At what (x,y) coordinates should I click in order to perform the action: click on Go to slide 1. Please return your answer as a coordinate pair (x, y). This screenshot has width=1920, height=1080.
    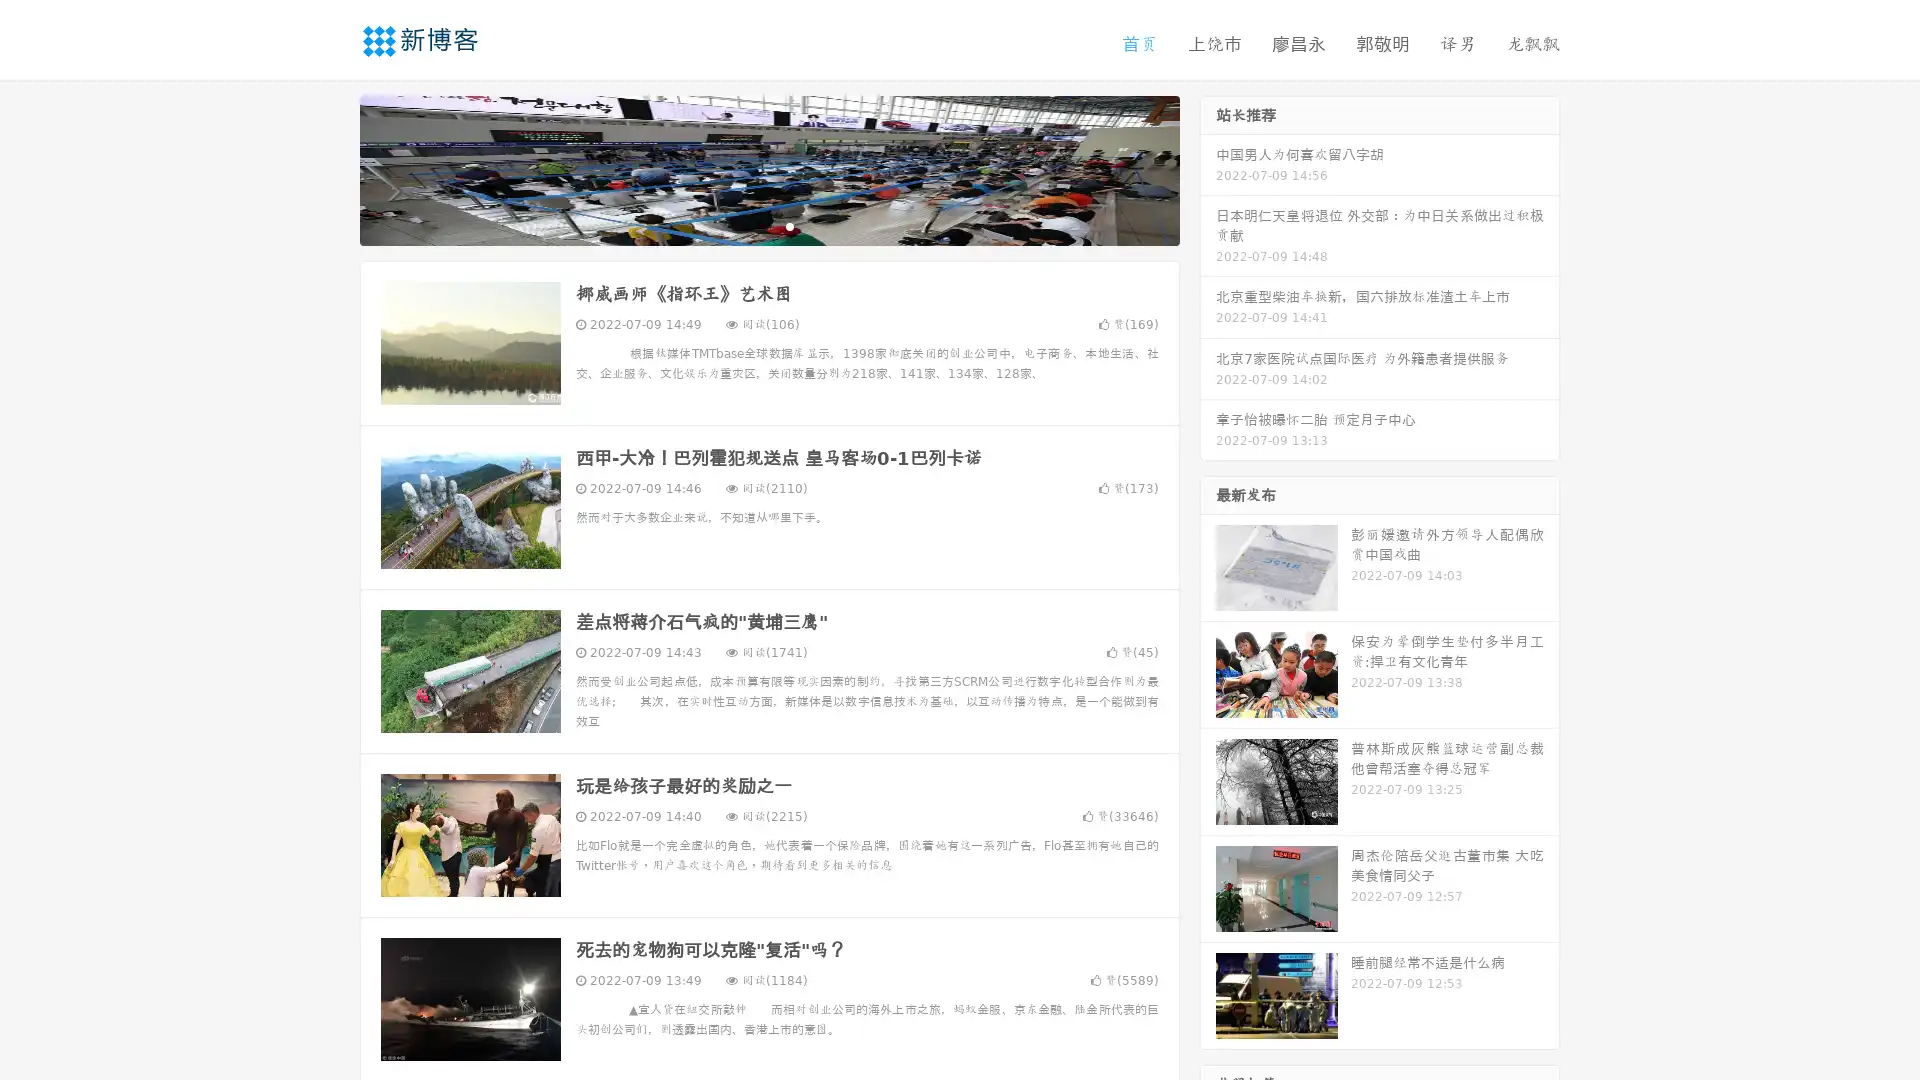
    Looking at the image, I should click on (748, 225).